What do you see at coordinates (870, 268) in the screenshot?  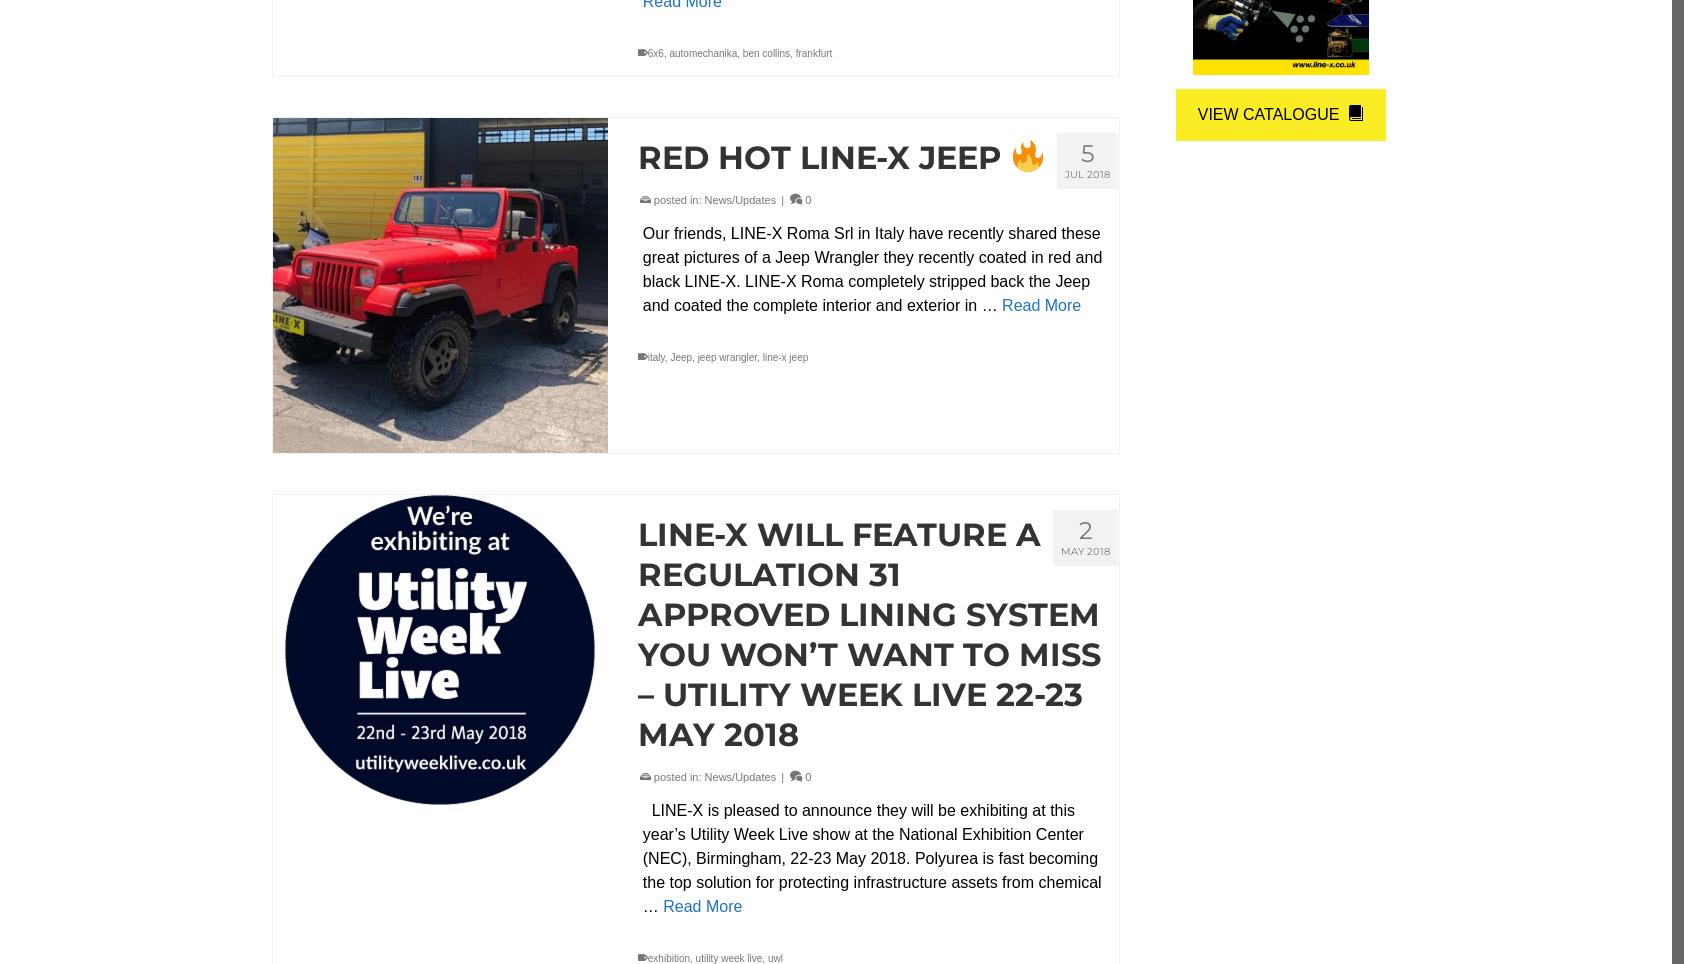 I see `'Our friends, LINE-X Roma Srl in Italy have recently shared these great pictures of a Jeep Wrangler they recently coated in red and black LINE-X. LINE-X Roma completely stripped back the Jeep and coated the complete interior and exterior in …'` at bounding box center [870, 268].